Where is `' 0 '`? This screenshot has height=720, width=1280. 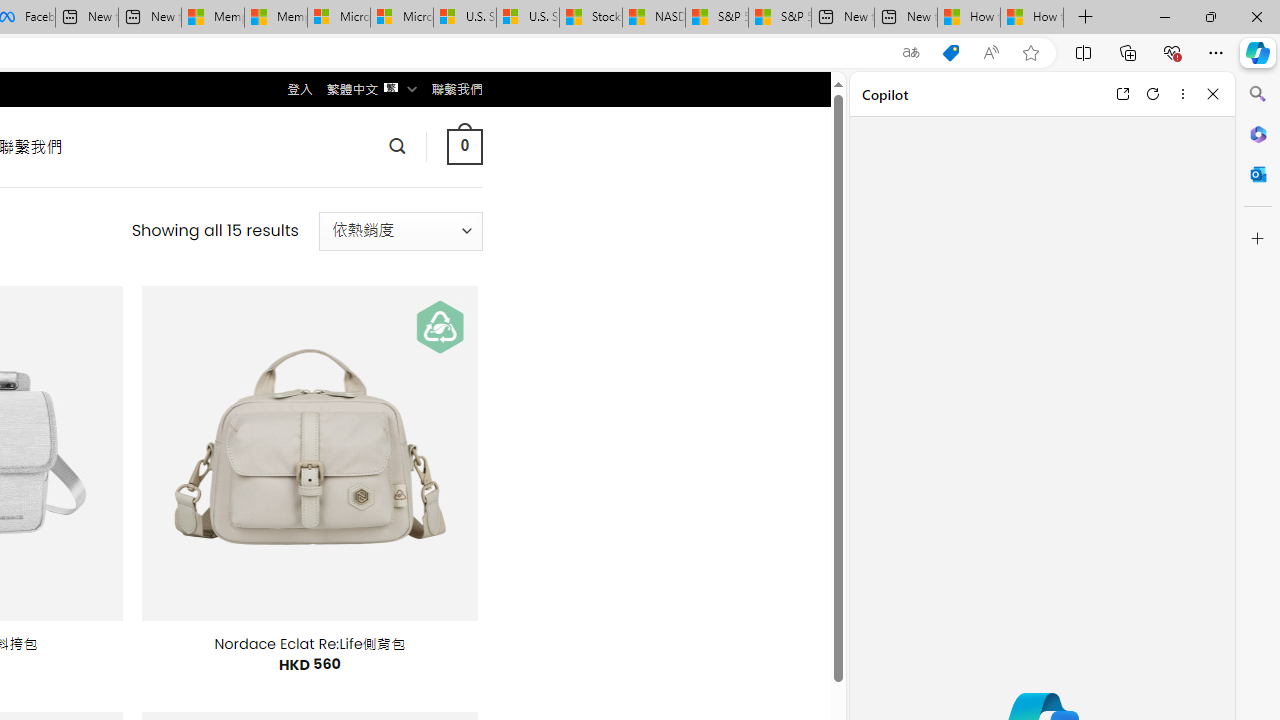 ' 0 ' is located at coordinates (463, 145).